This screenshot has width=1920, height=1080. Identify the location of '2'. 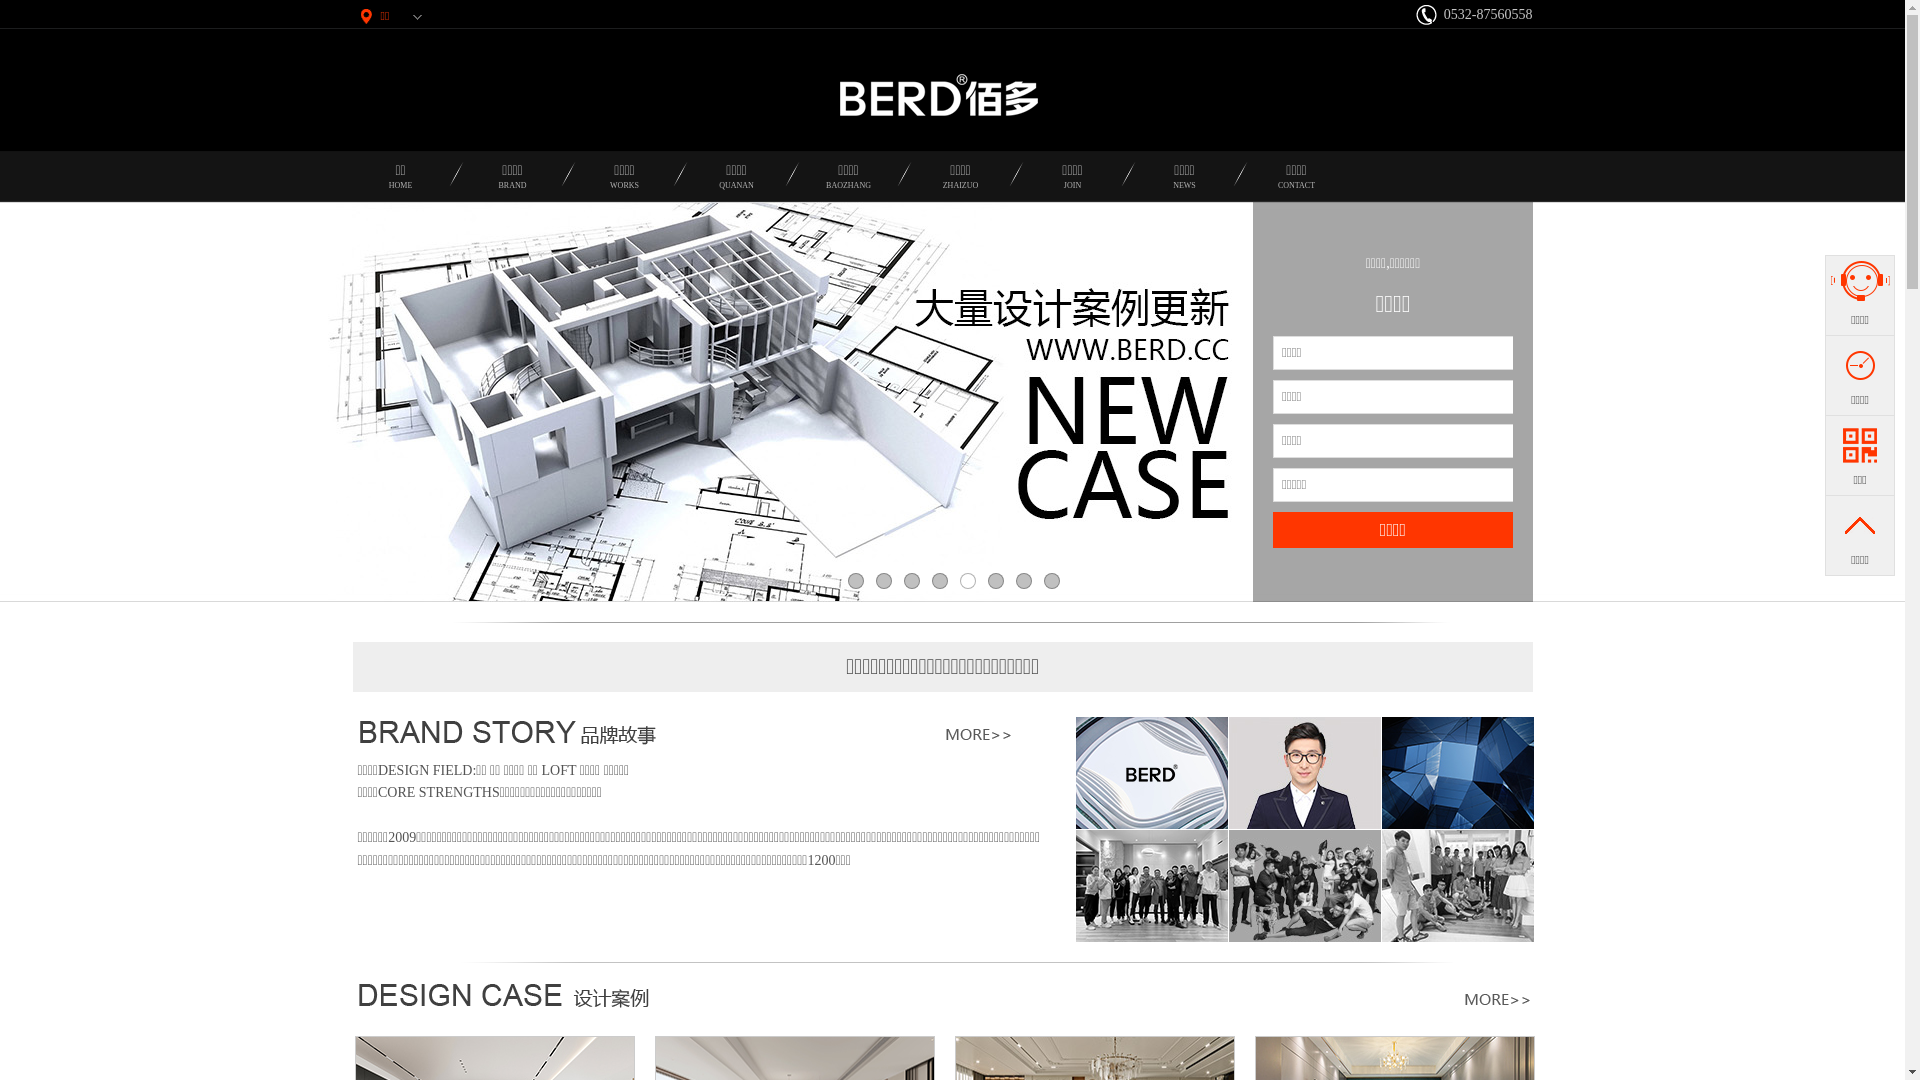
(882, 581).